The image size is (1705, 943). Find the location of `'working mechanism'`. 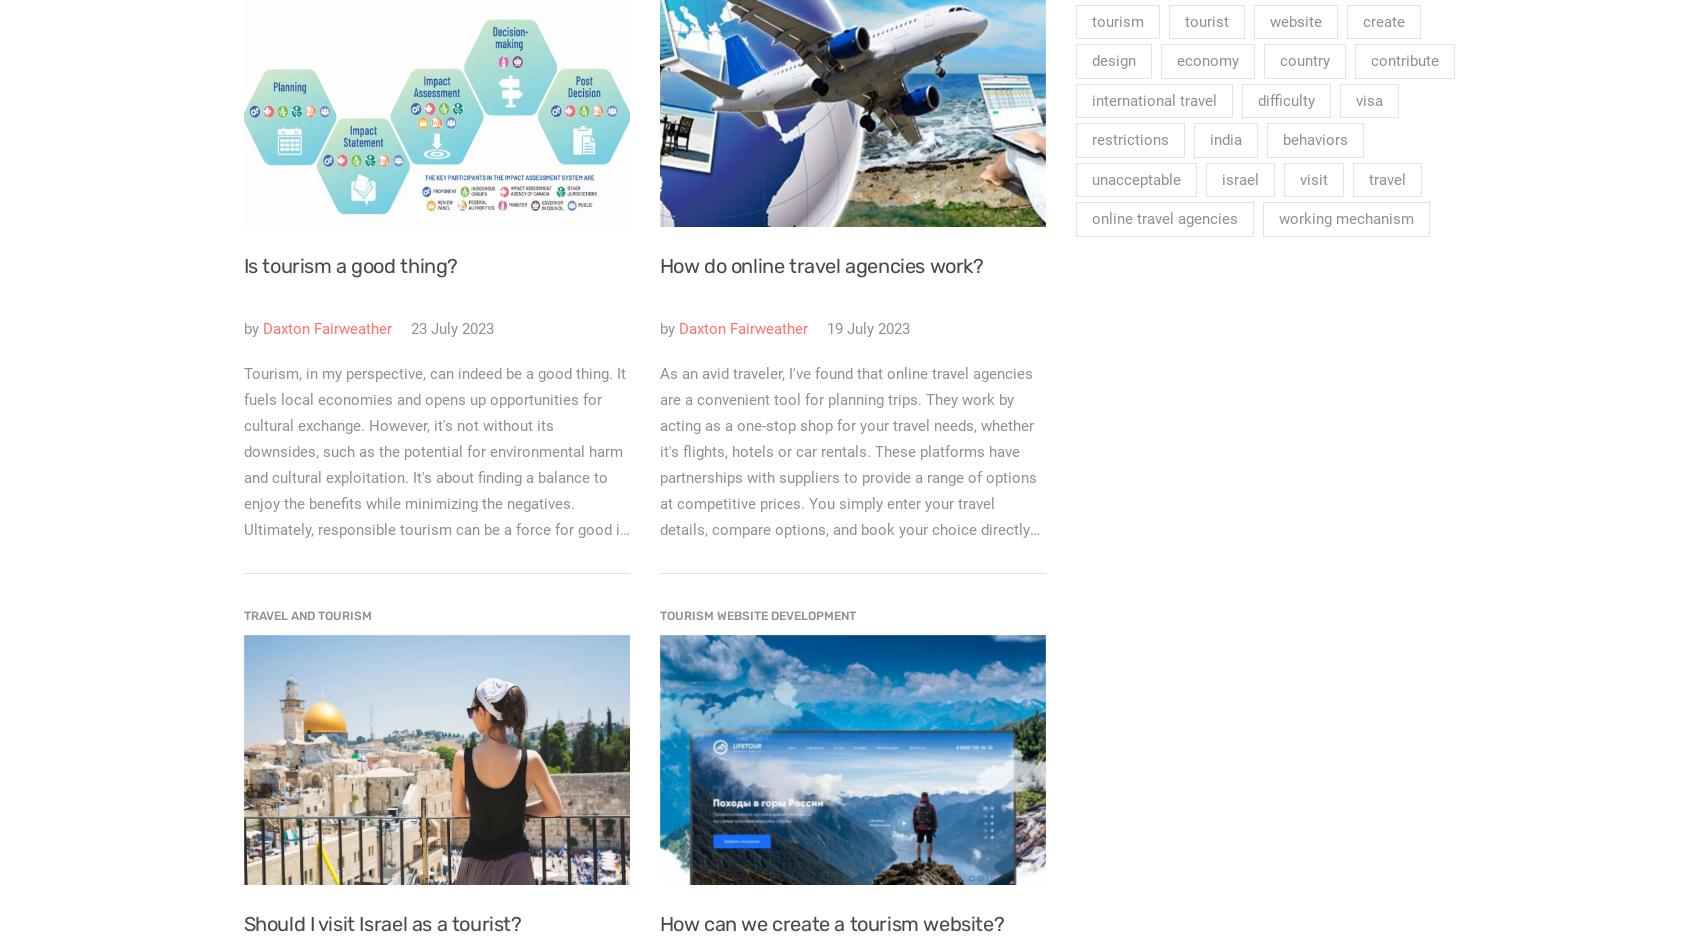

'working mechanism' is located at coordinates (1345, 218).